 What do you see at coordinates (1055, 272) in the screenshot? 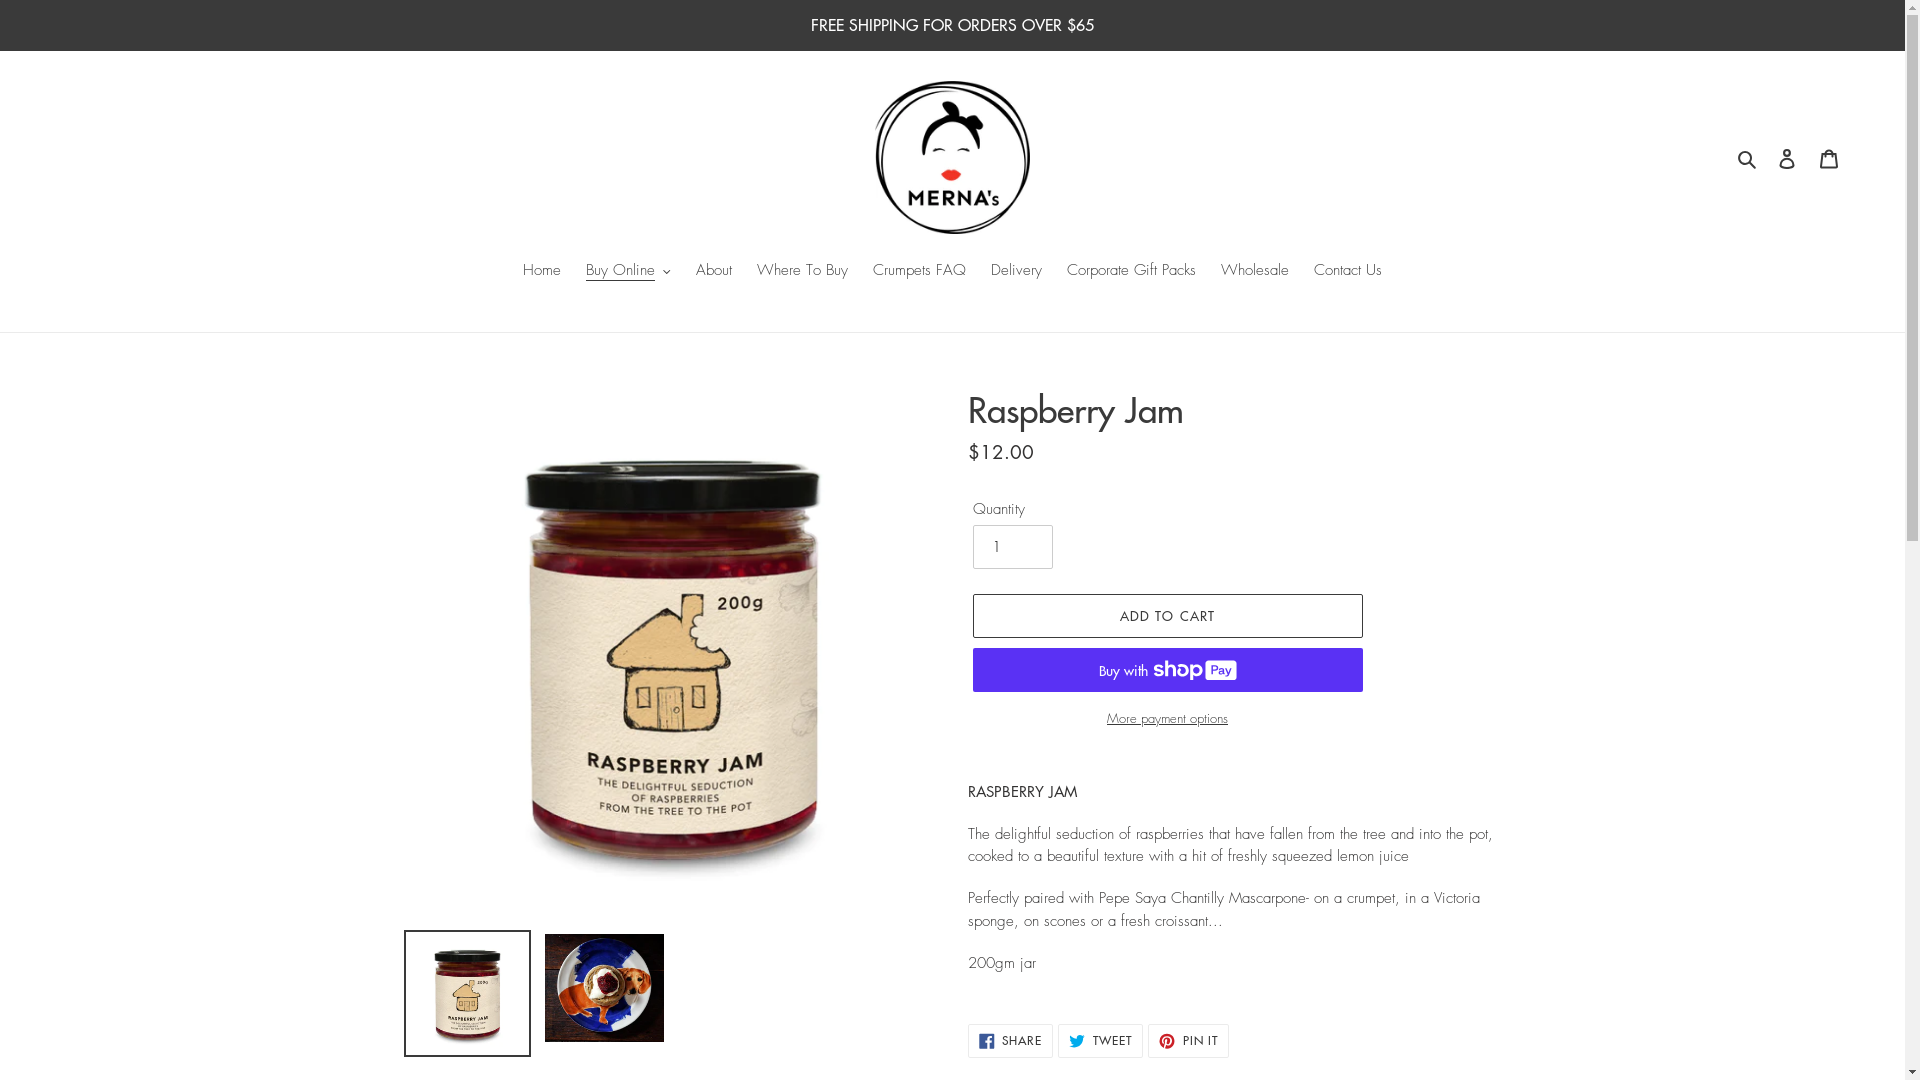
I see `'Corporate Gift Packs'` at bounding box center [1055, 272].